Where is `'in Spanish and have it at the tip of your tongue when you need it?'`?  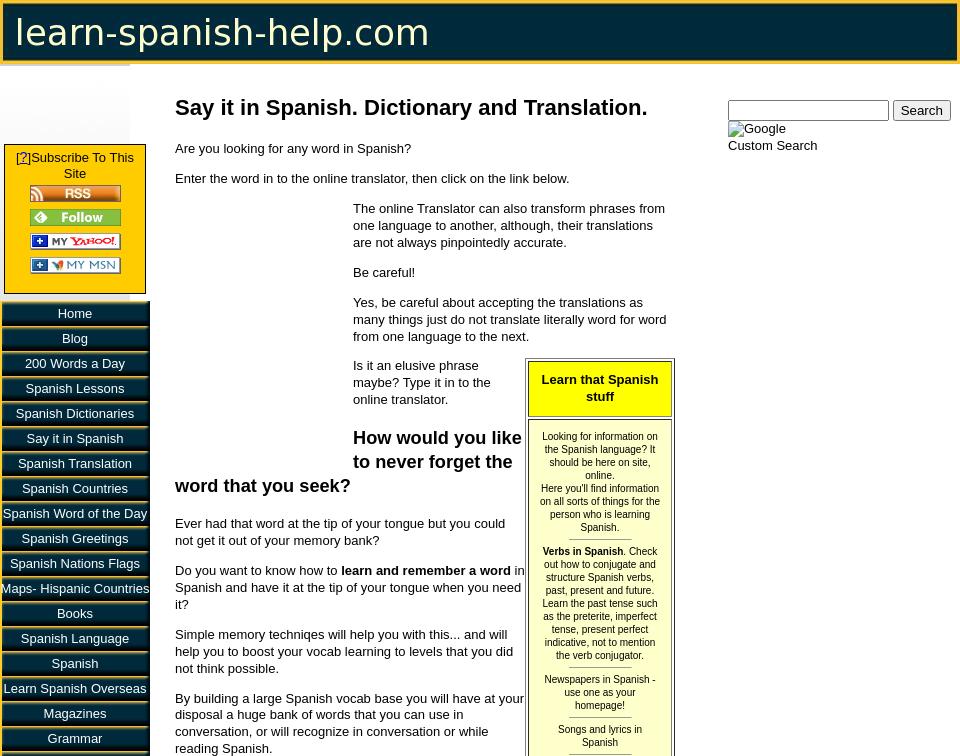
'in Spanish and have it at the tip of your tongue when you need it?' is located at coordinates (349, 587).